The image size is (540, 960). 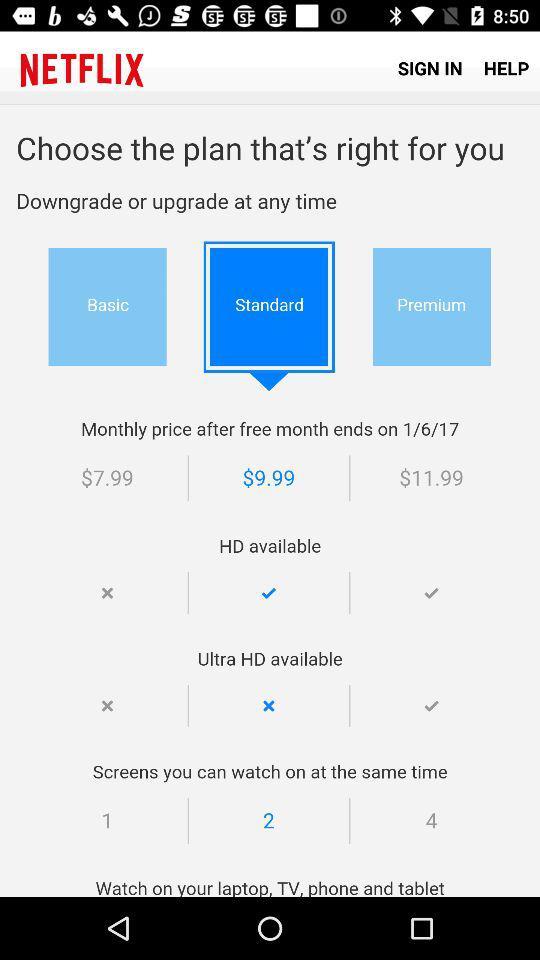 What do you see at coordinates (270, 500) in the screenshot?
I see `choose plan` at bounding box center [270, 500].